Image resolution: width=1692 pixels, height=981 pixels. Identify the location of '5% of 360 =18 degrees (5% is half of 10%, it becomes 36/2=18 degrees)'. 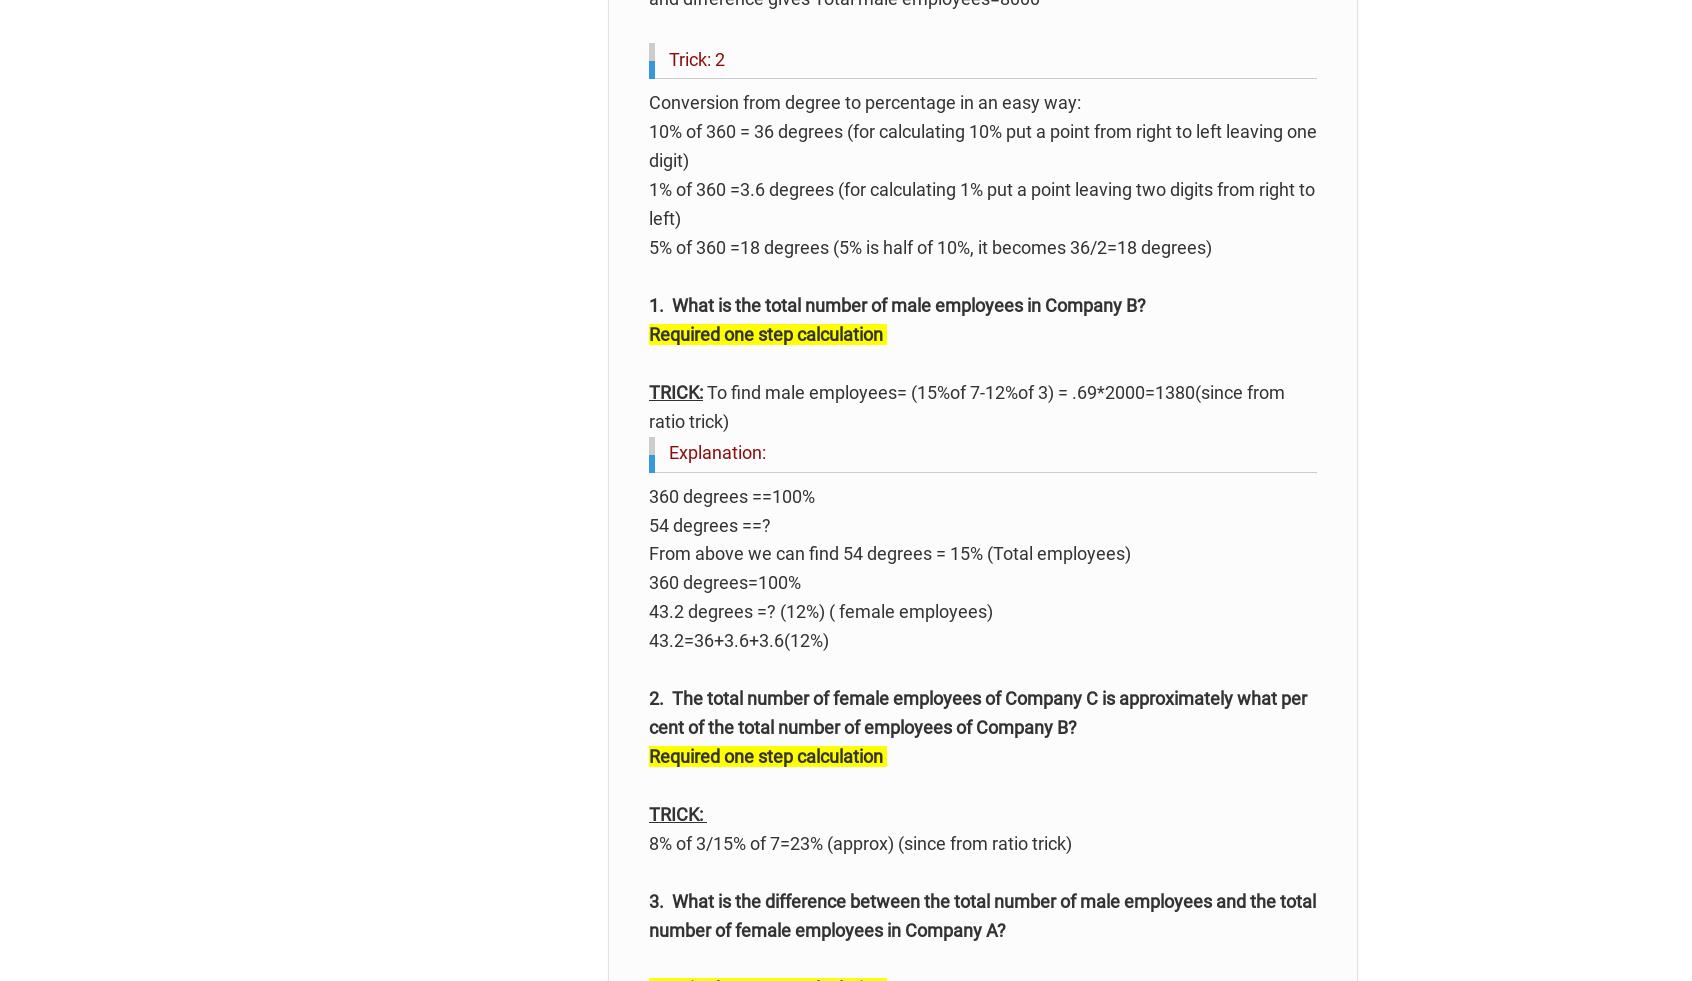
(930, 245).